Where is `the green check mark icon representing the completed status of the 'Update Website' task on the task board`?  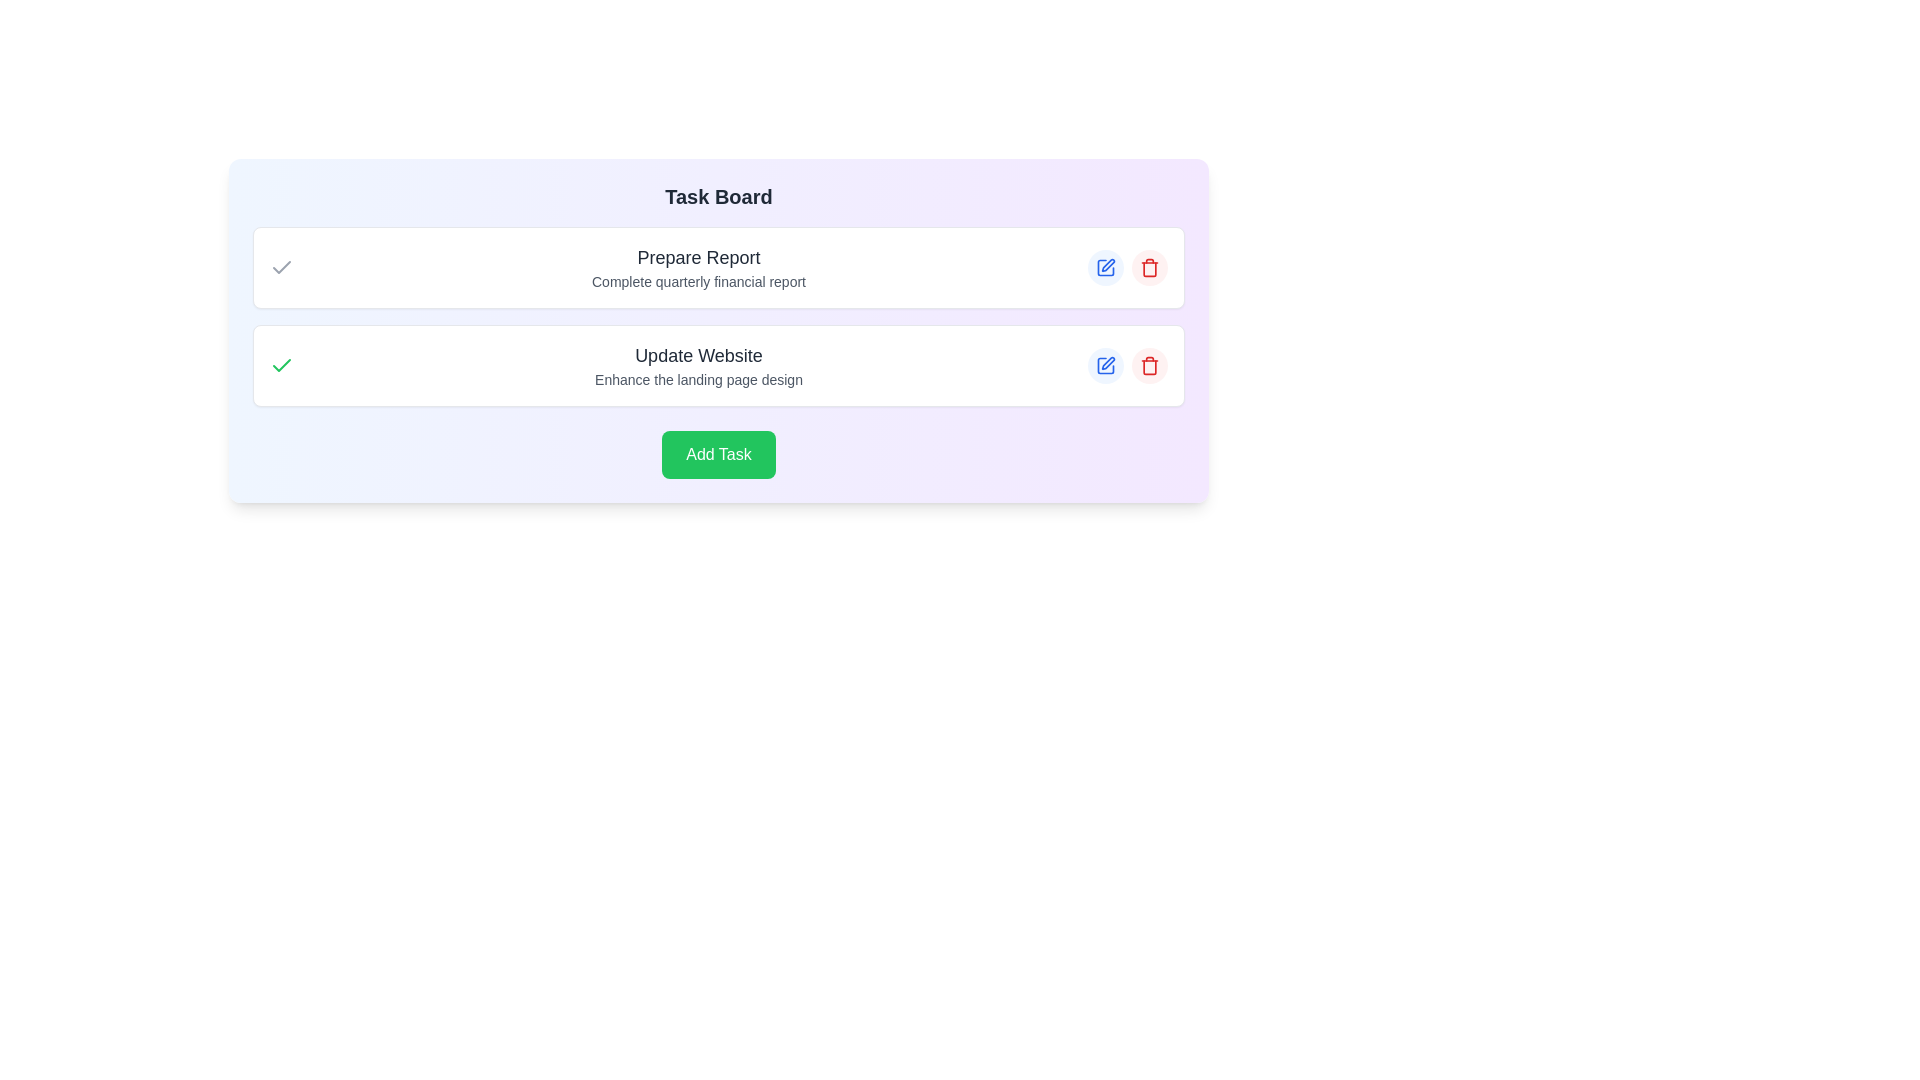
the green check mark icon representing the completed status of the 'Update Website' task on the task board is located at coordinates (281, 366).